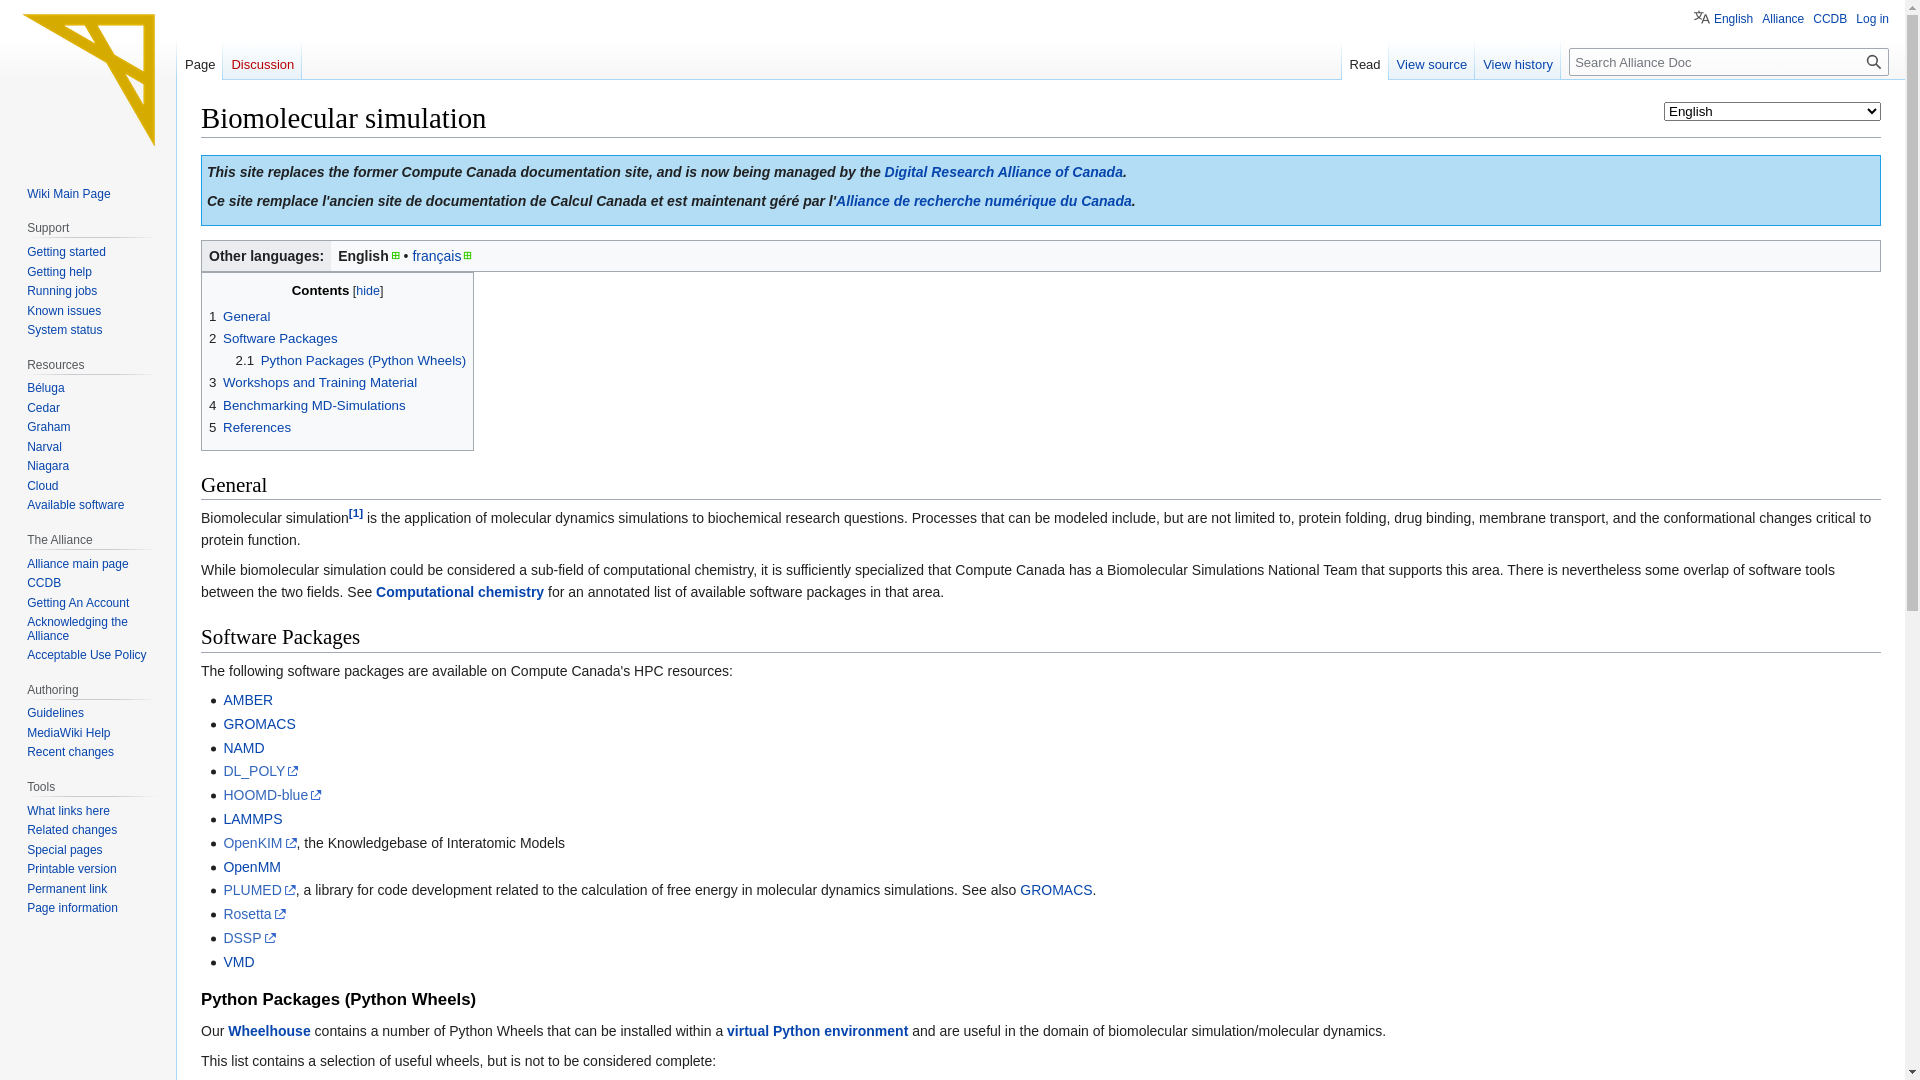 The width and height of the screenshot is (1920, 1080). I want to click on 'Getting help', so click(59, 272).